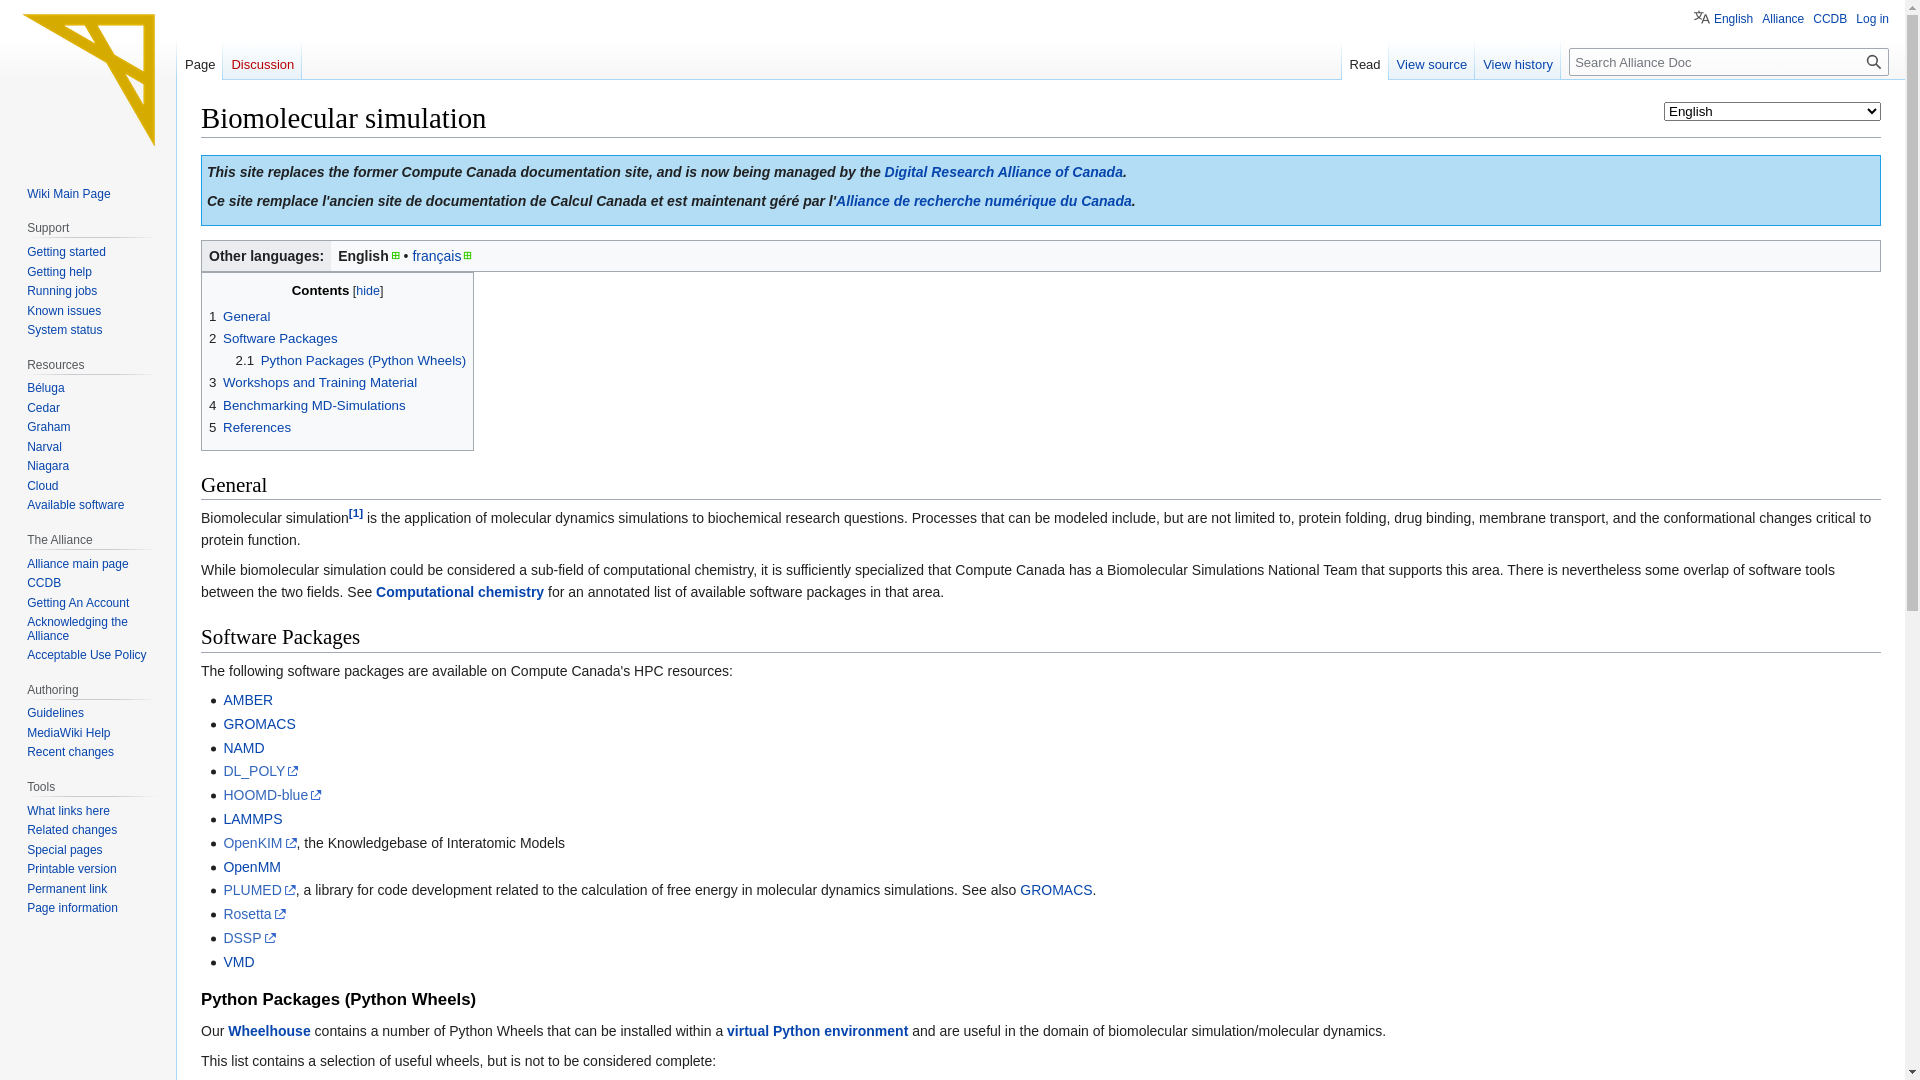 The width and height of the screenshot is (1920, 1080). I want to click on 'Getting help', so click(59, 272).